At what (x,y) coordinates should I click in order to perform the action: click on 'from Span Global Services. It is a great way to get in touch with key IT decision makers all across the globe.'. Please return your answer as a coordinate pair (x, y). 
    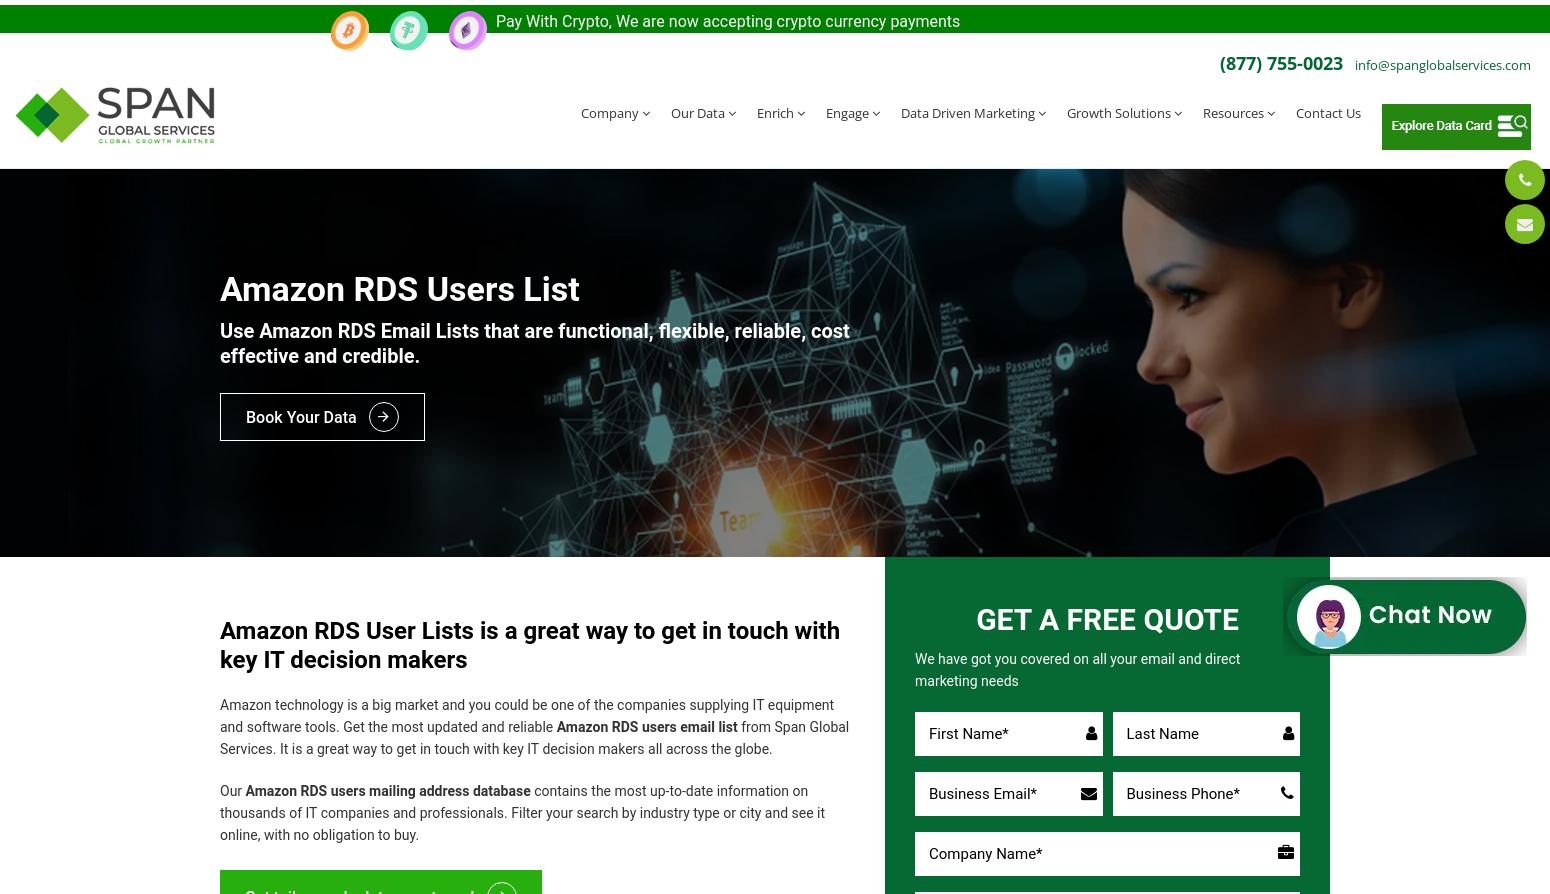
    Looking at the image, I should click on (218, 726).